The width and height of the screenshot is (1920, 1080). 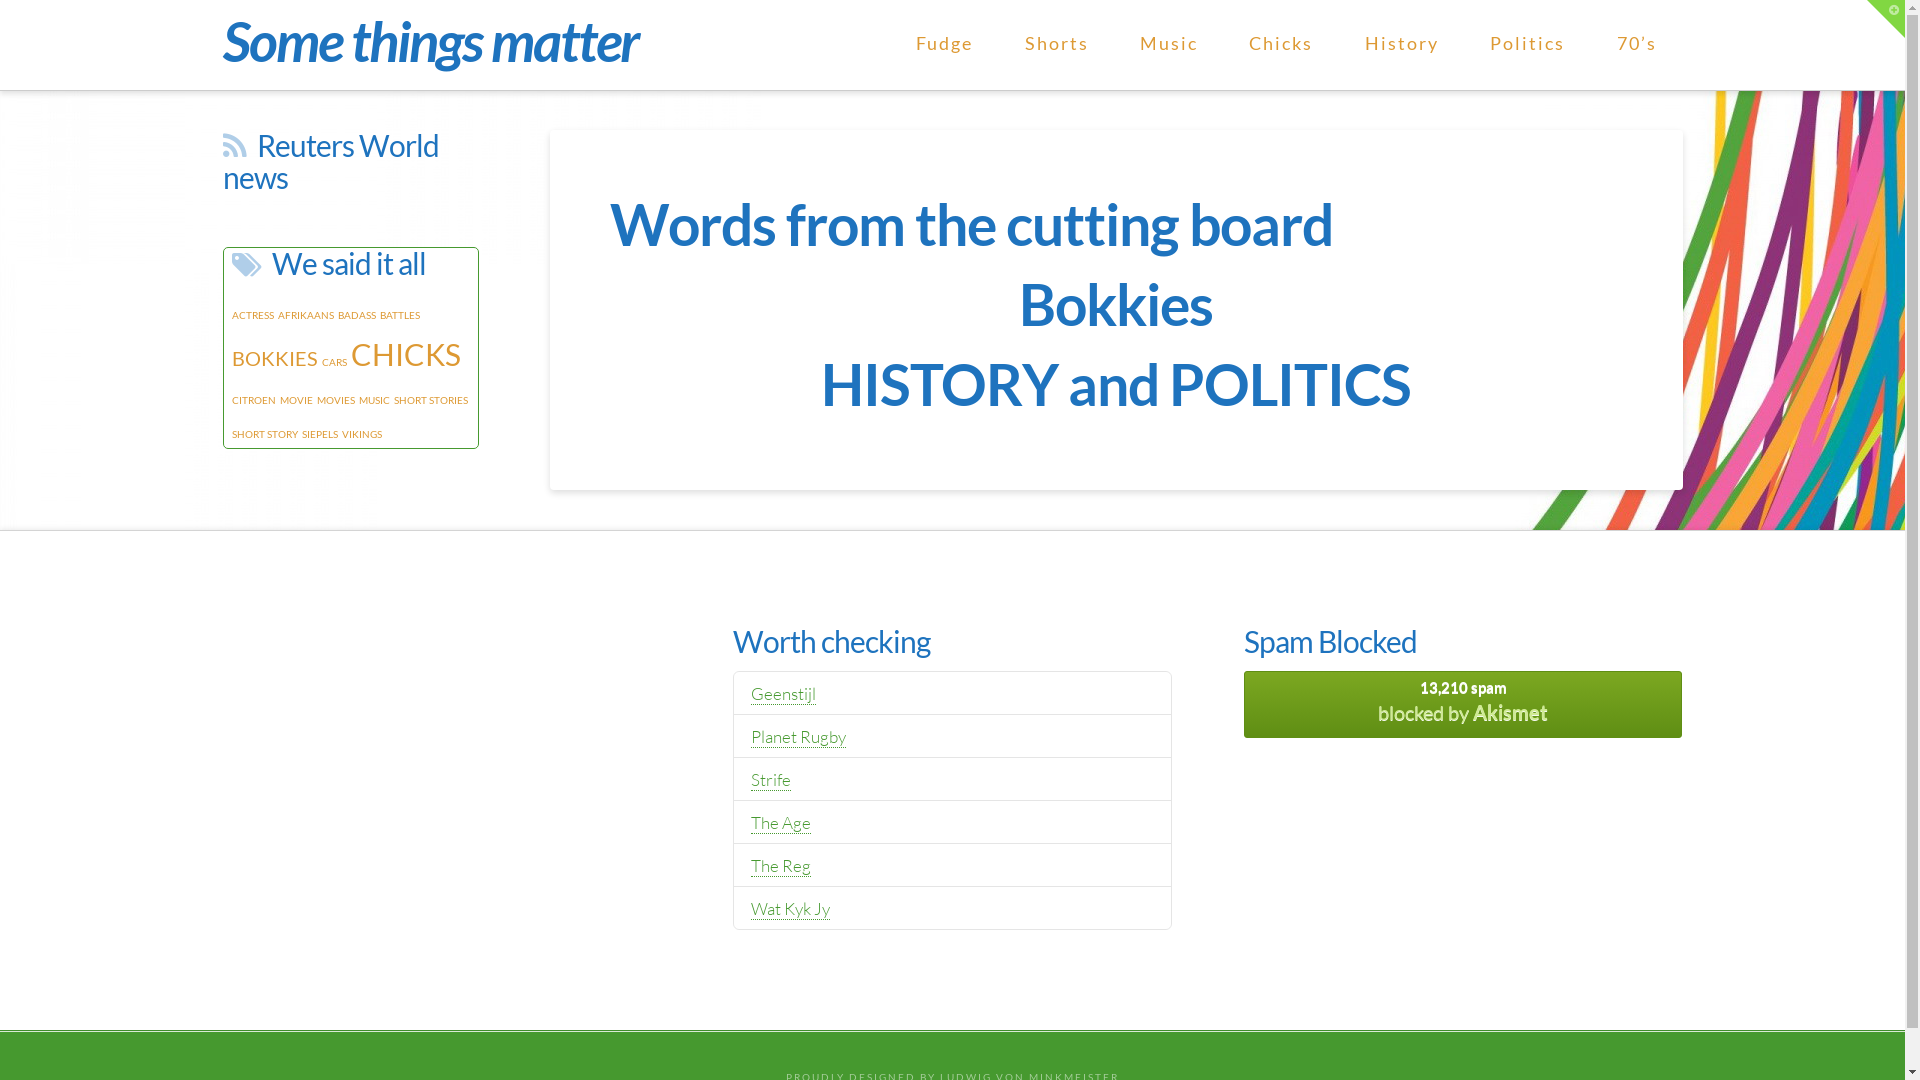 I want to click on 'Chicks', so click(x=1281, y=45).